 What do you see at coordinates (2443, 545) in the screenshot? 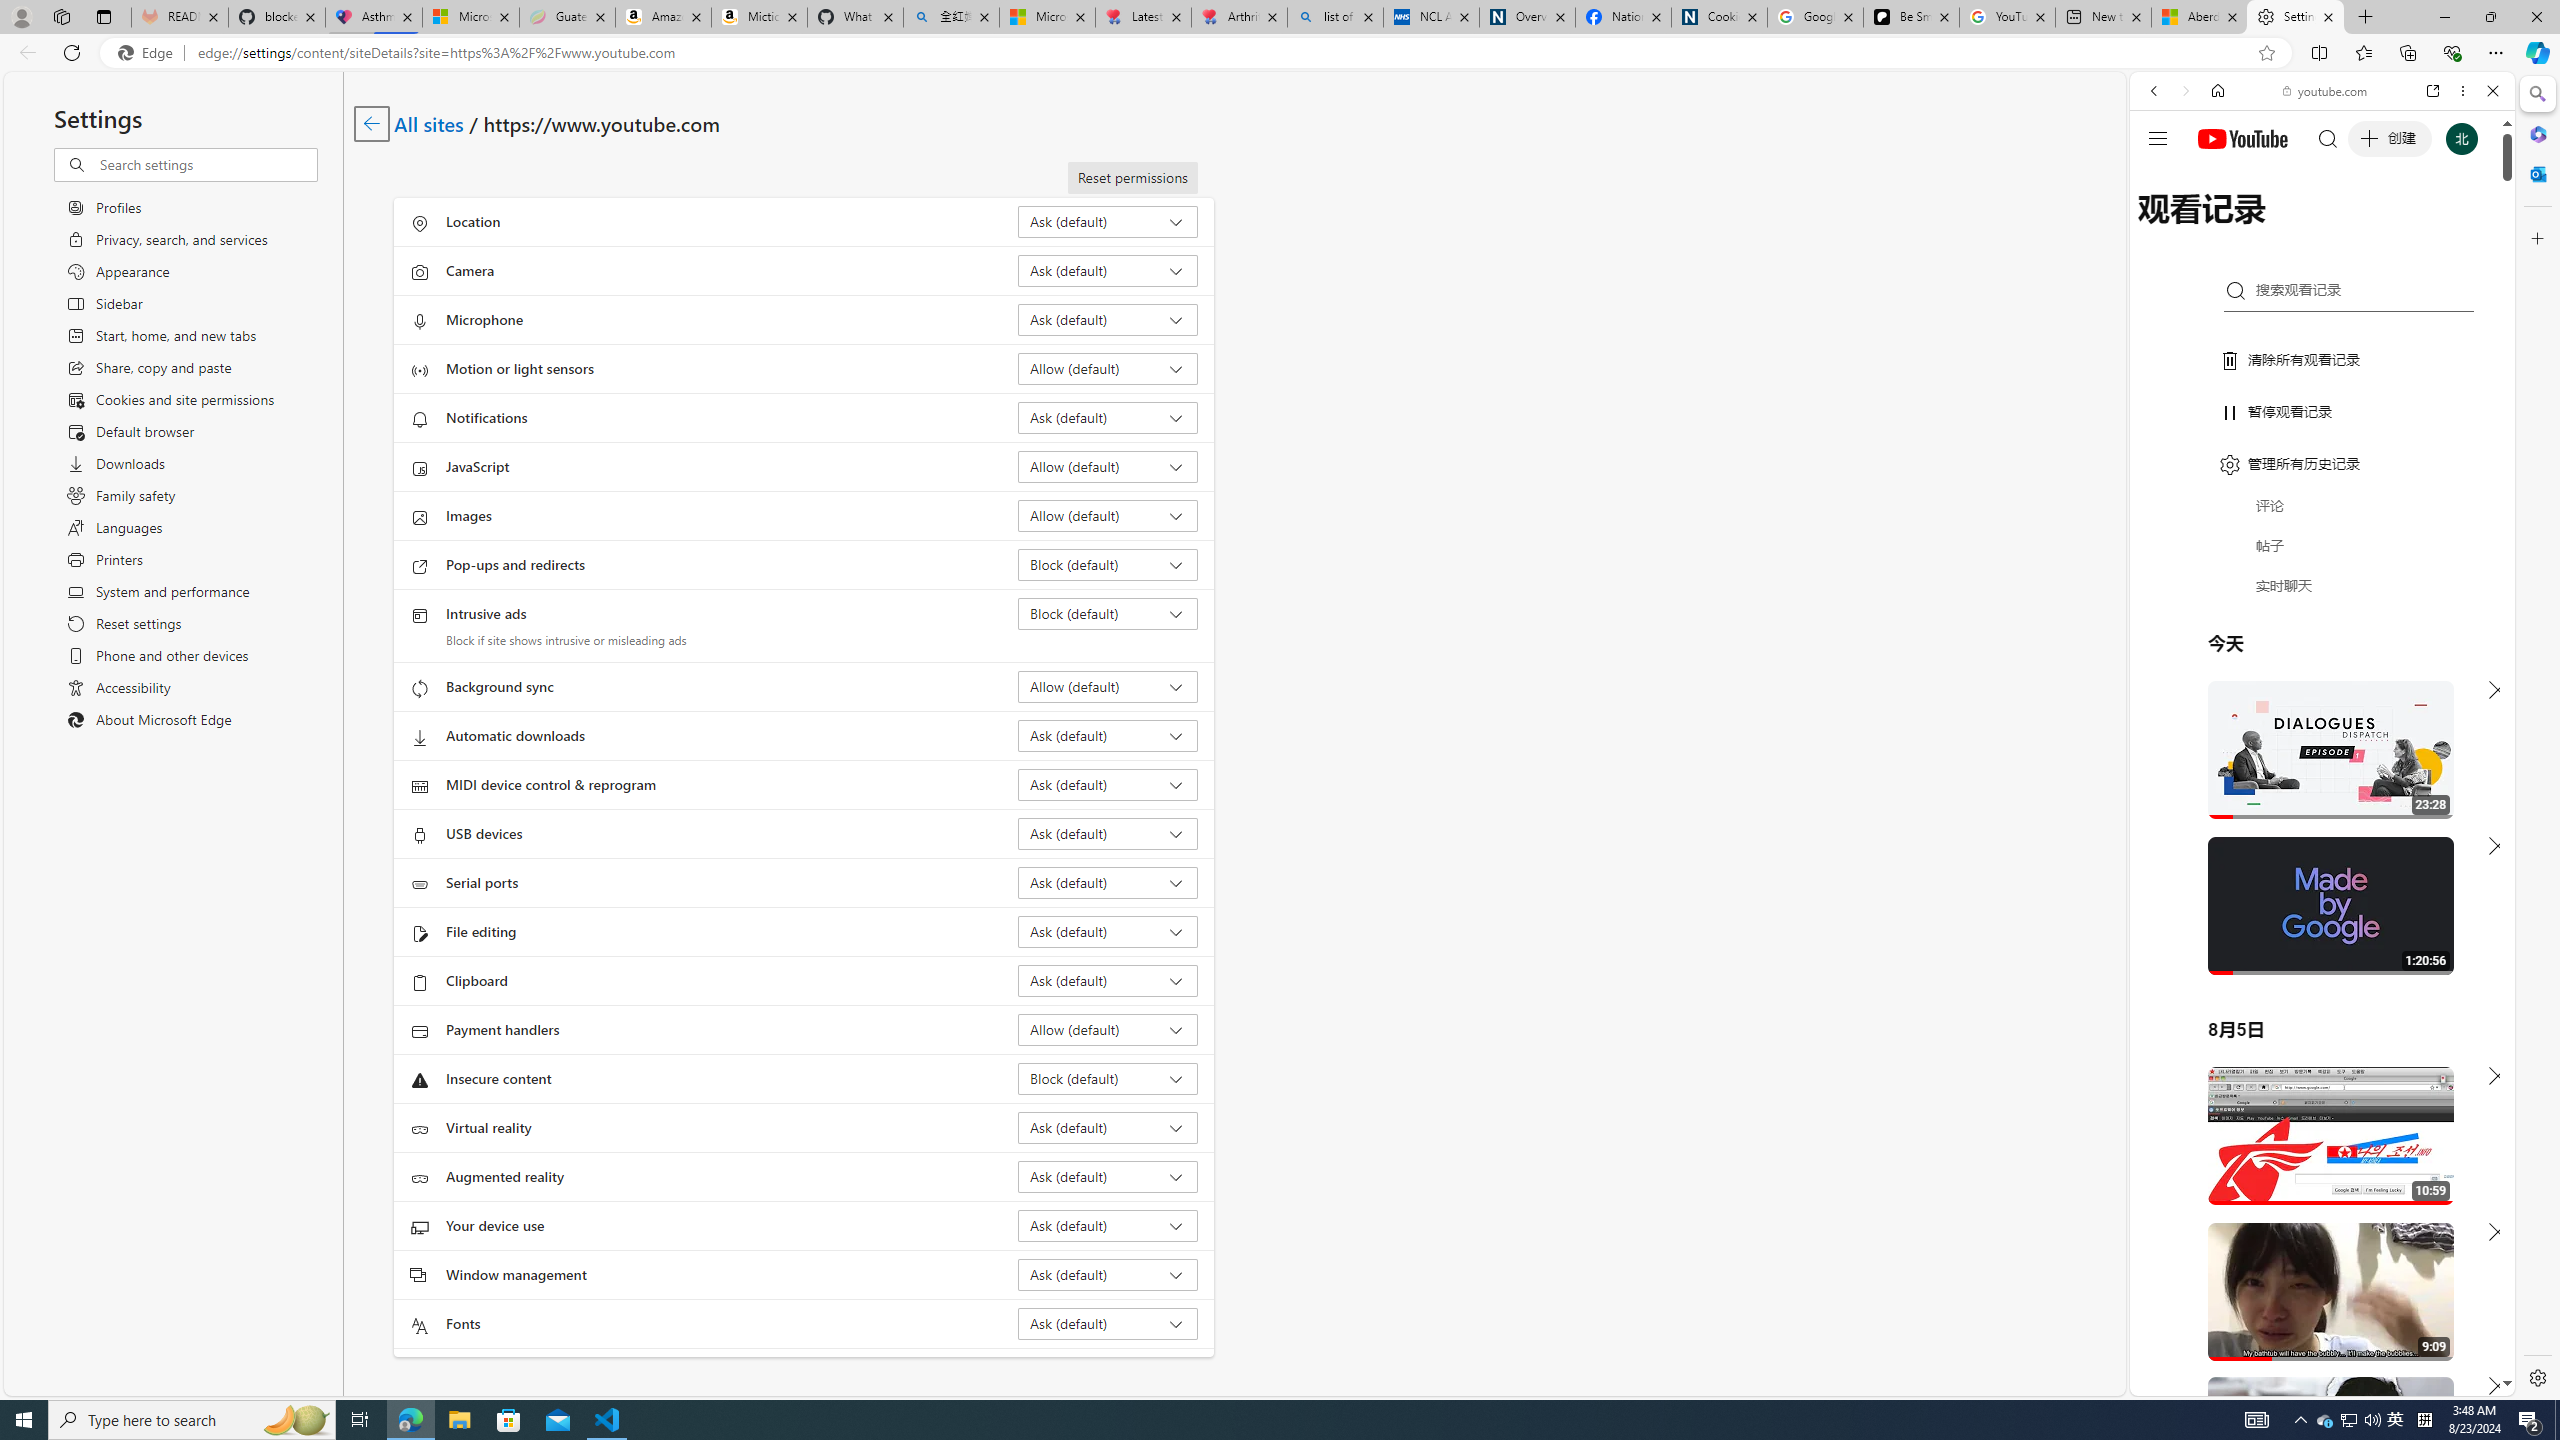
I see `'Show More Music'` at bounding box center [2443, 545].